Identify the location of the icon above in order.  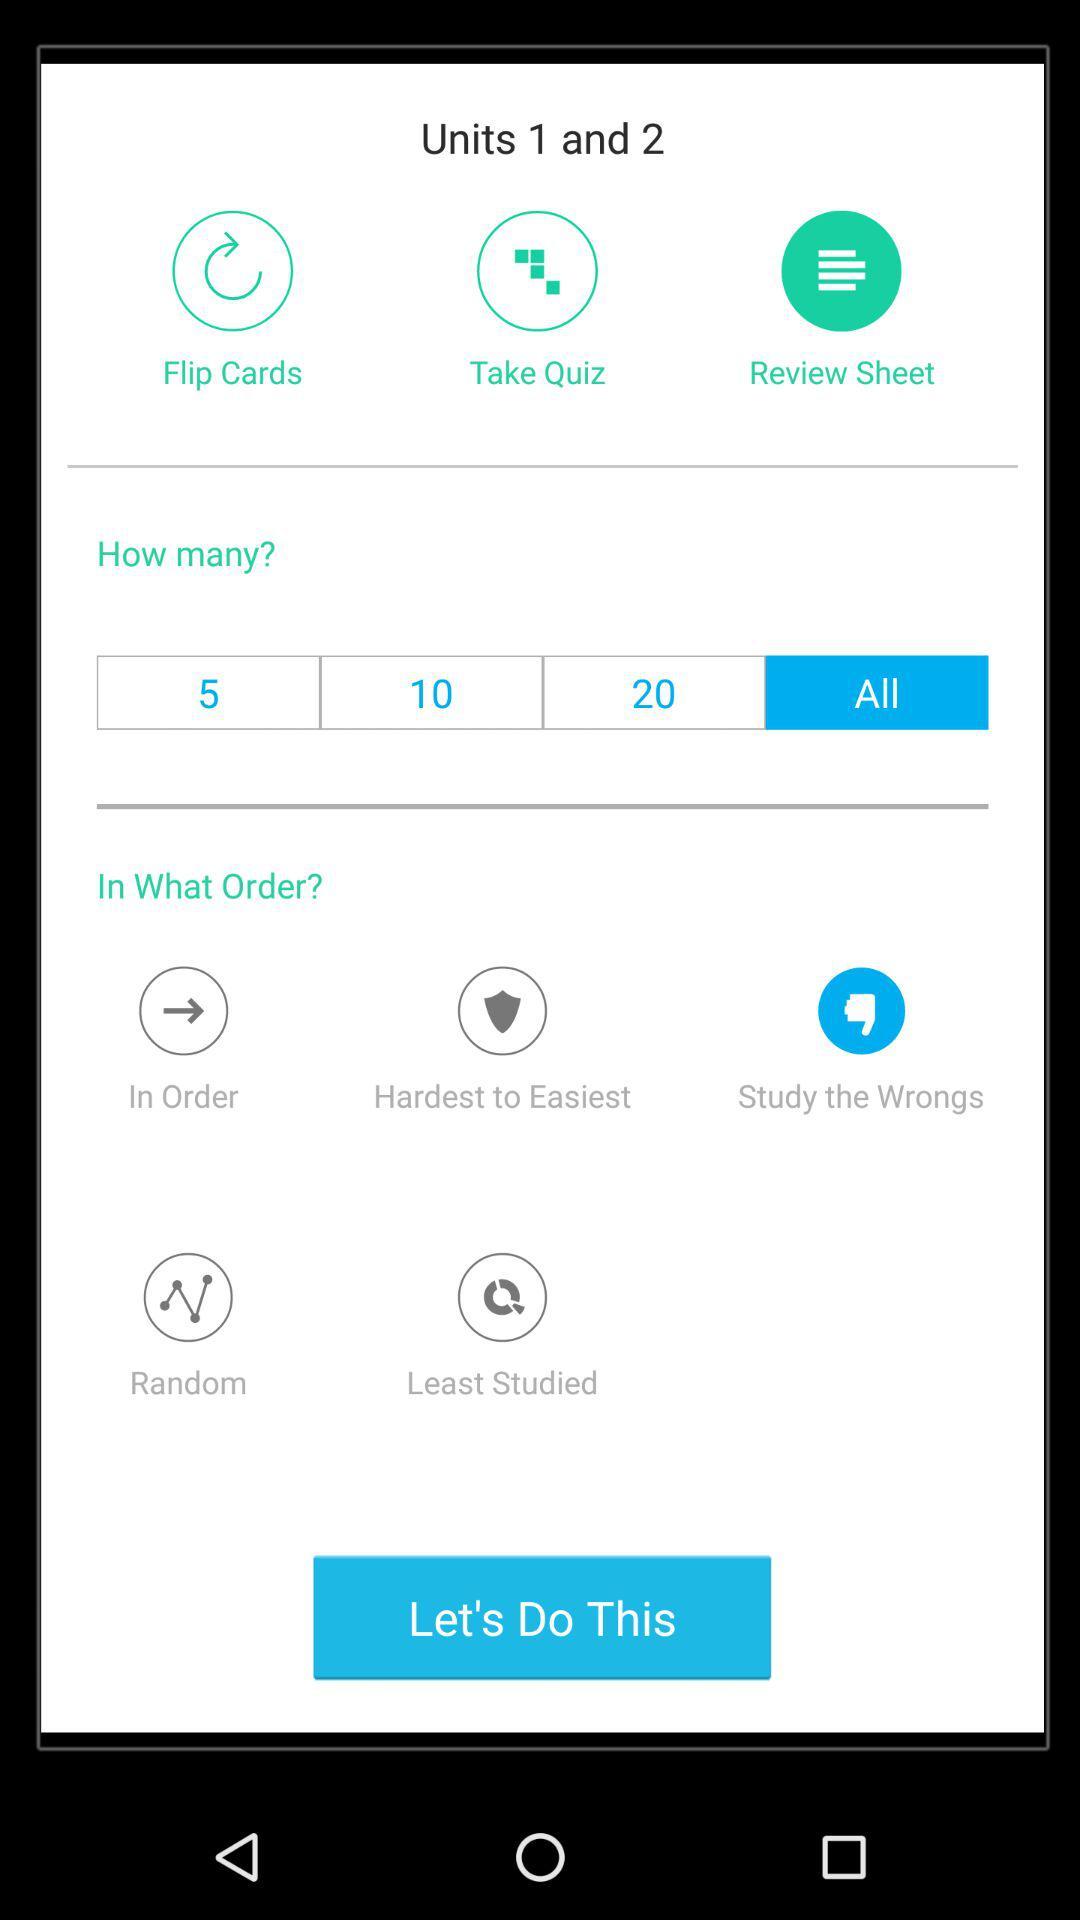
(183, 1011).